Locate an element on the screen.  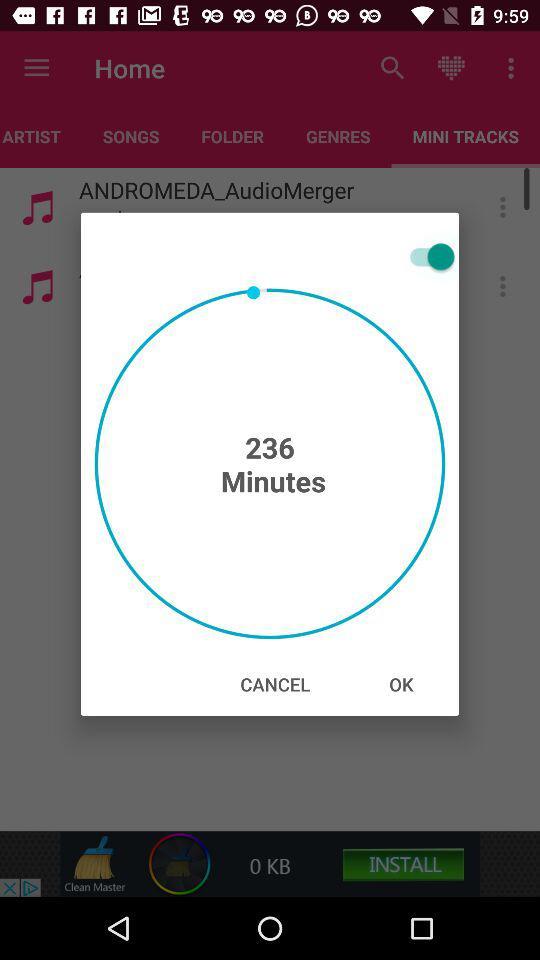
the icon next to the cancel is located at coordinates (401, 684).